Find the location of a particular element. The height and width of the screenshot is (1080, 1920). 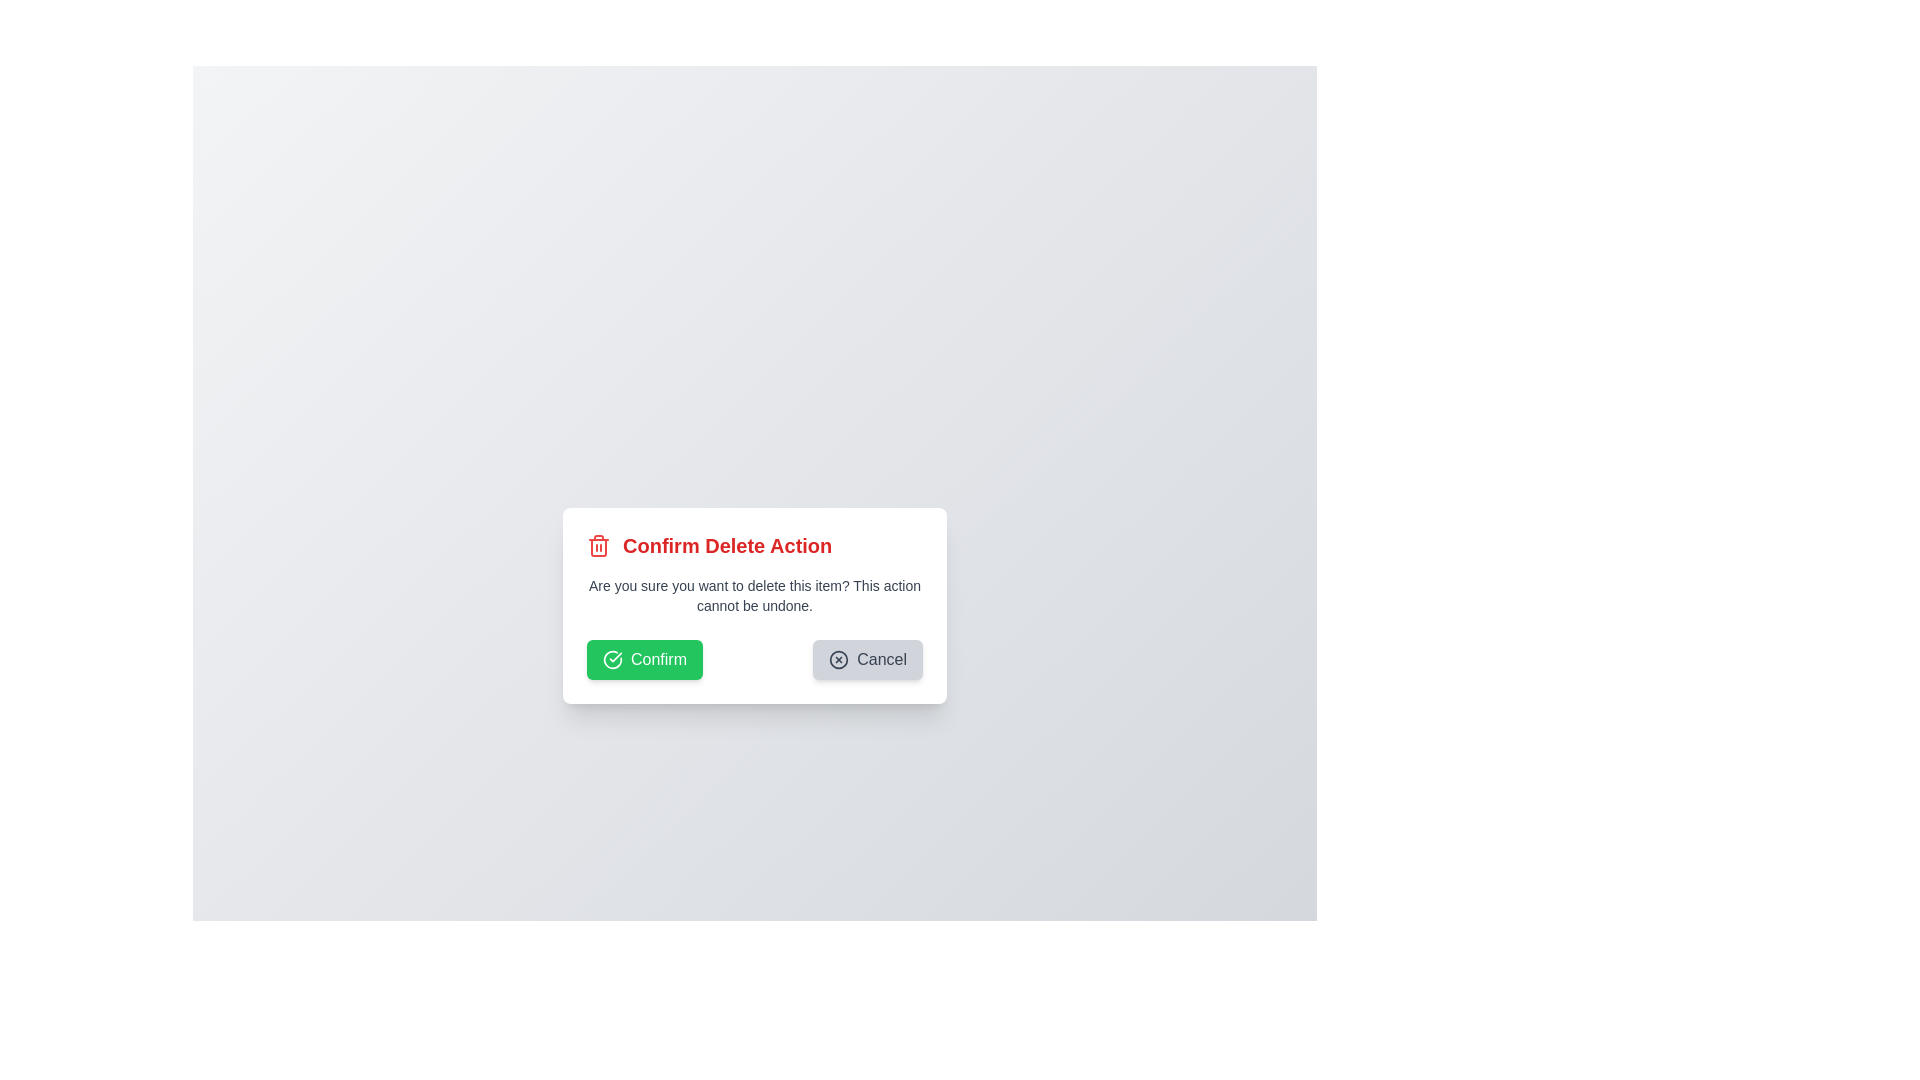

informative static text block warning the user about the consequences of proceeding with the deletion action, located below the 'Confirm Delete Action' heading and above the 'Confirm' and 'Cancel' buttons is located at coordinates (753, 595).